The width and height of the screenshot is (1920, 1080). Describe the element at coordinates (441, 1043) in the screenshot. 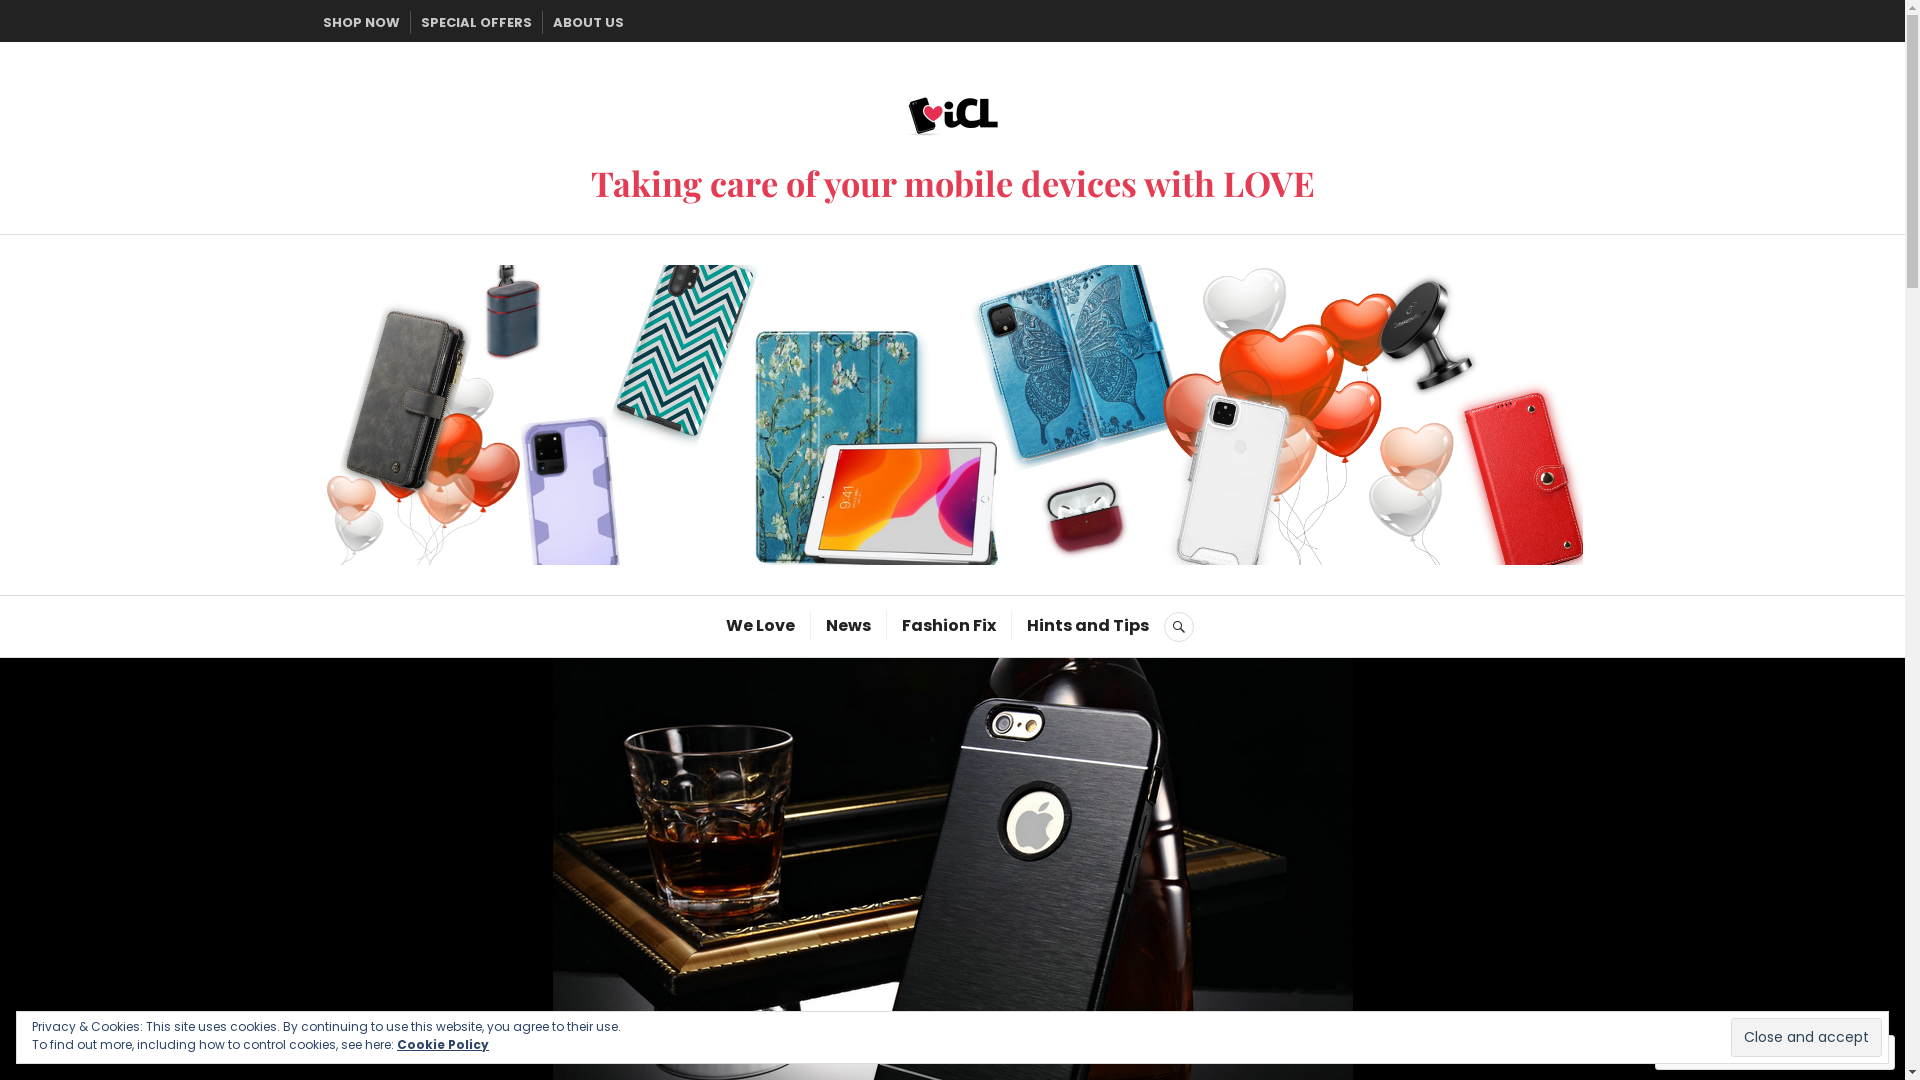

I see `'Cookie Policy'` at that location.